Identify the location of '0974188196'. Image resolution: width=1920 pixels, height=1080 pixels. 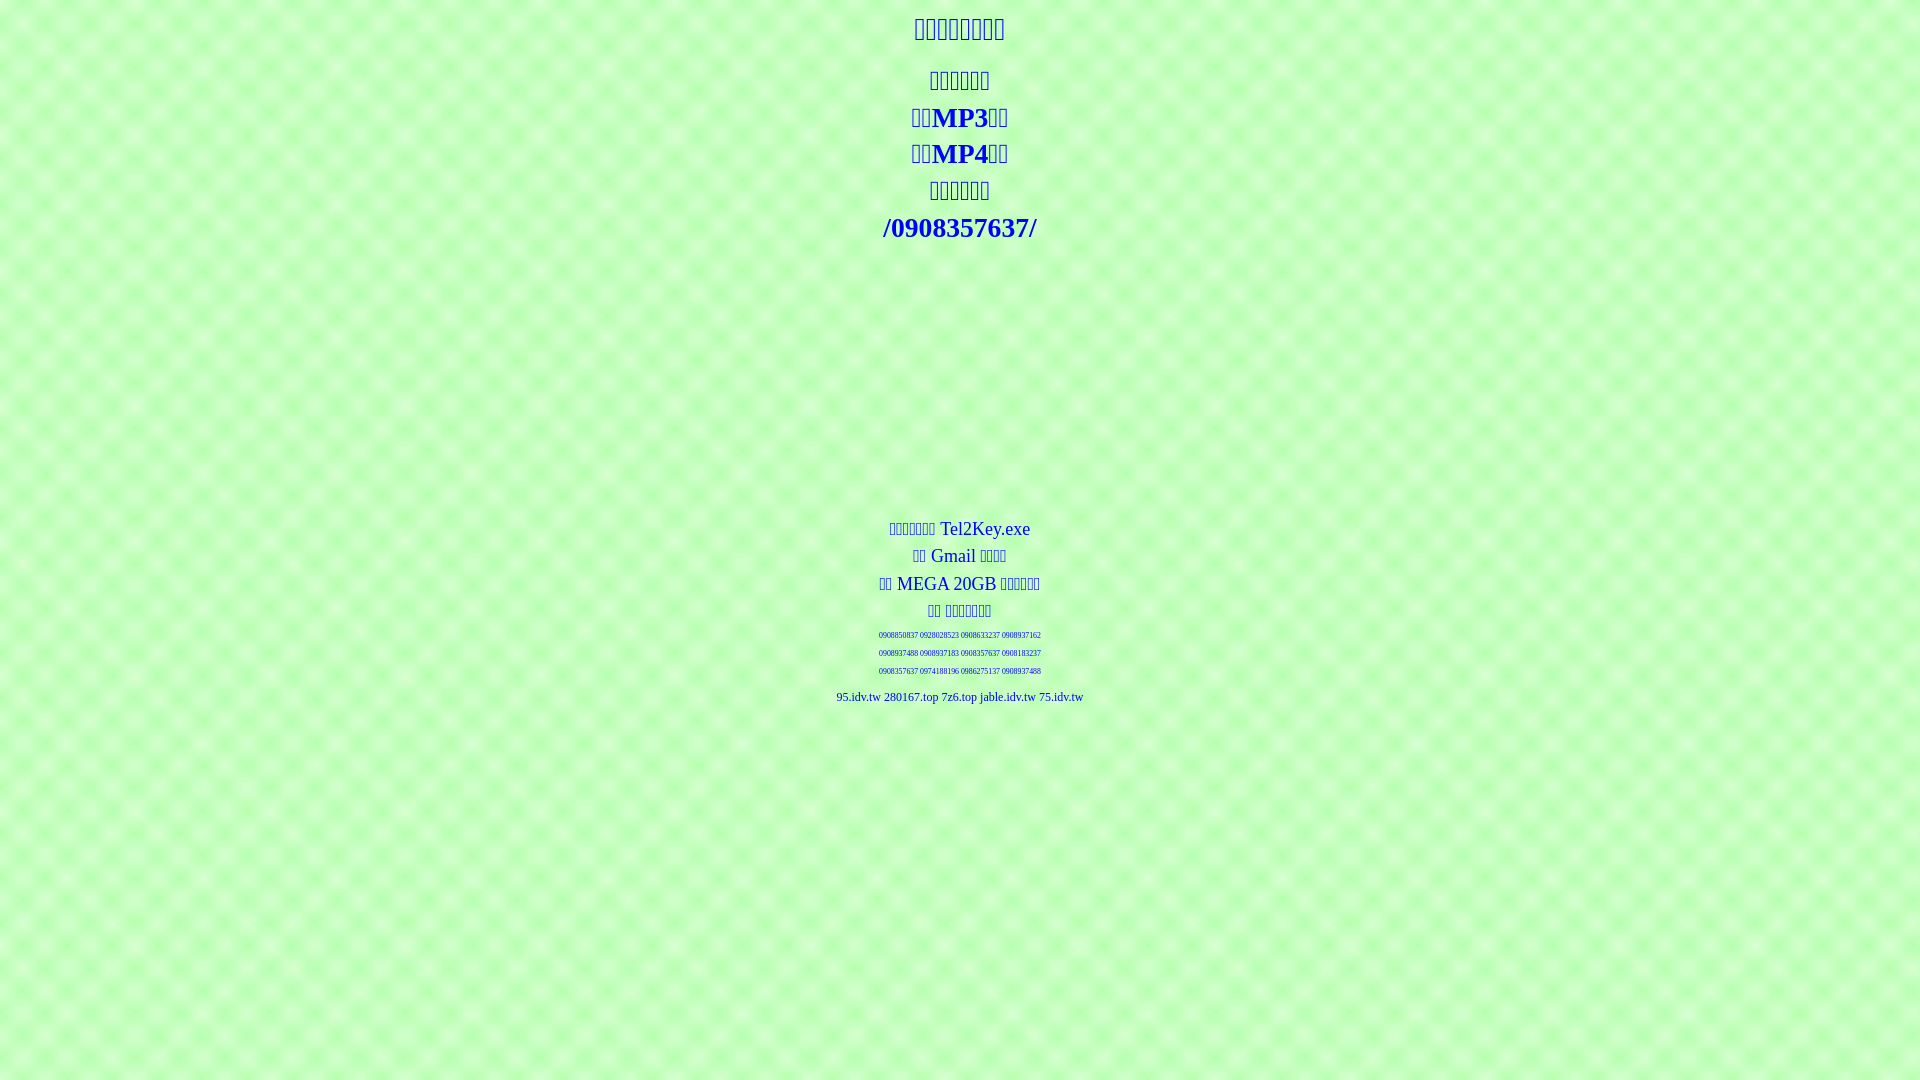
(938, 671).